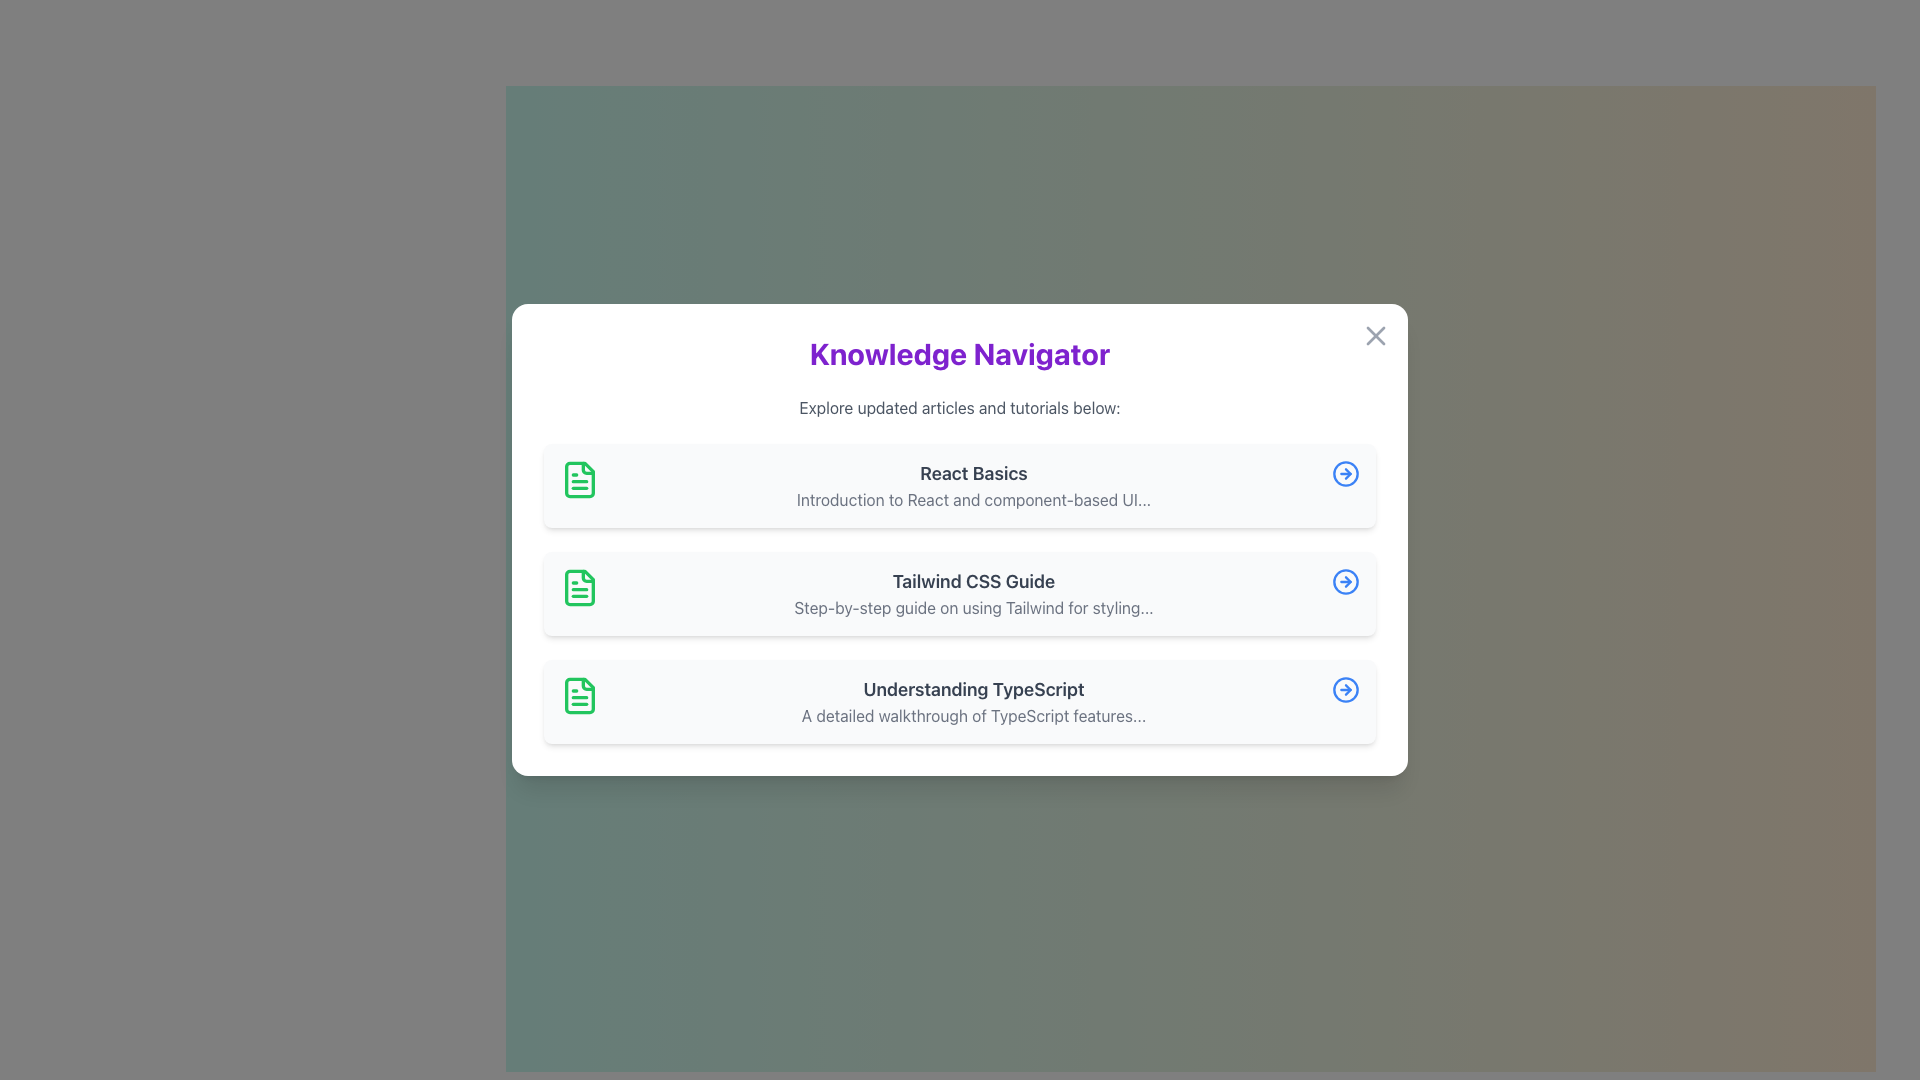 The width and height of the screenshot is (1920, 1080). What do you see at coordinates (579, 586) in the screenshot?
I see `the green document icon located to the left of the title 'Tailwind CSS Guide' in the vertical list of items` at bounding box center [579, 586].